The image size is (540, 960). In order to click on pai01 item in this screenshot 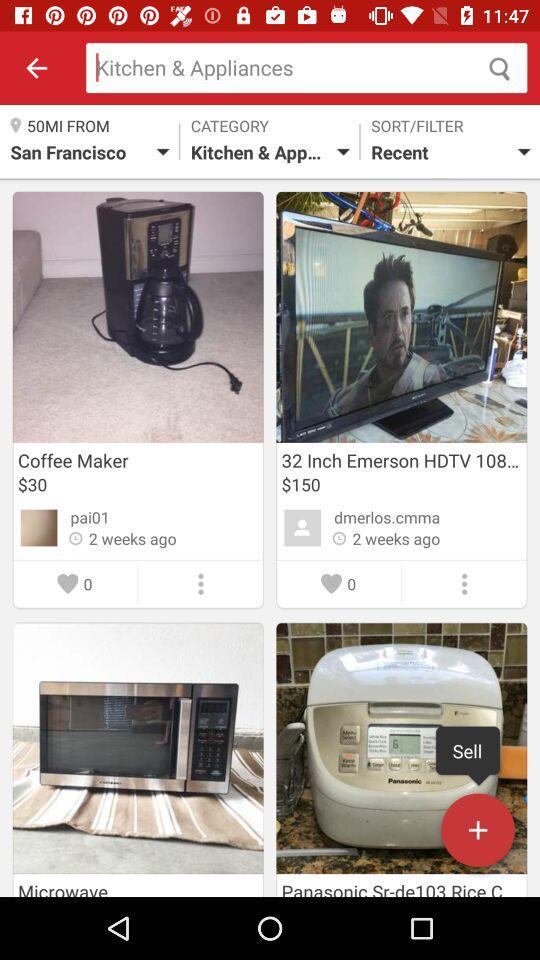, I will do `click(89, 516)`.